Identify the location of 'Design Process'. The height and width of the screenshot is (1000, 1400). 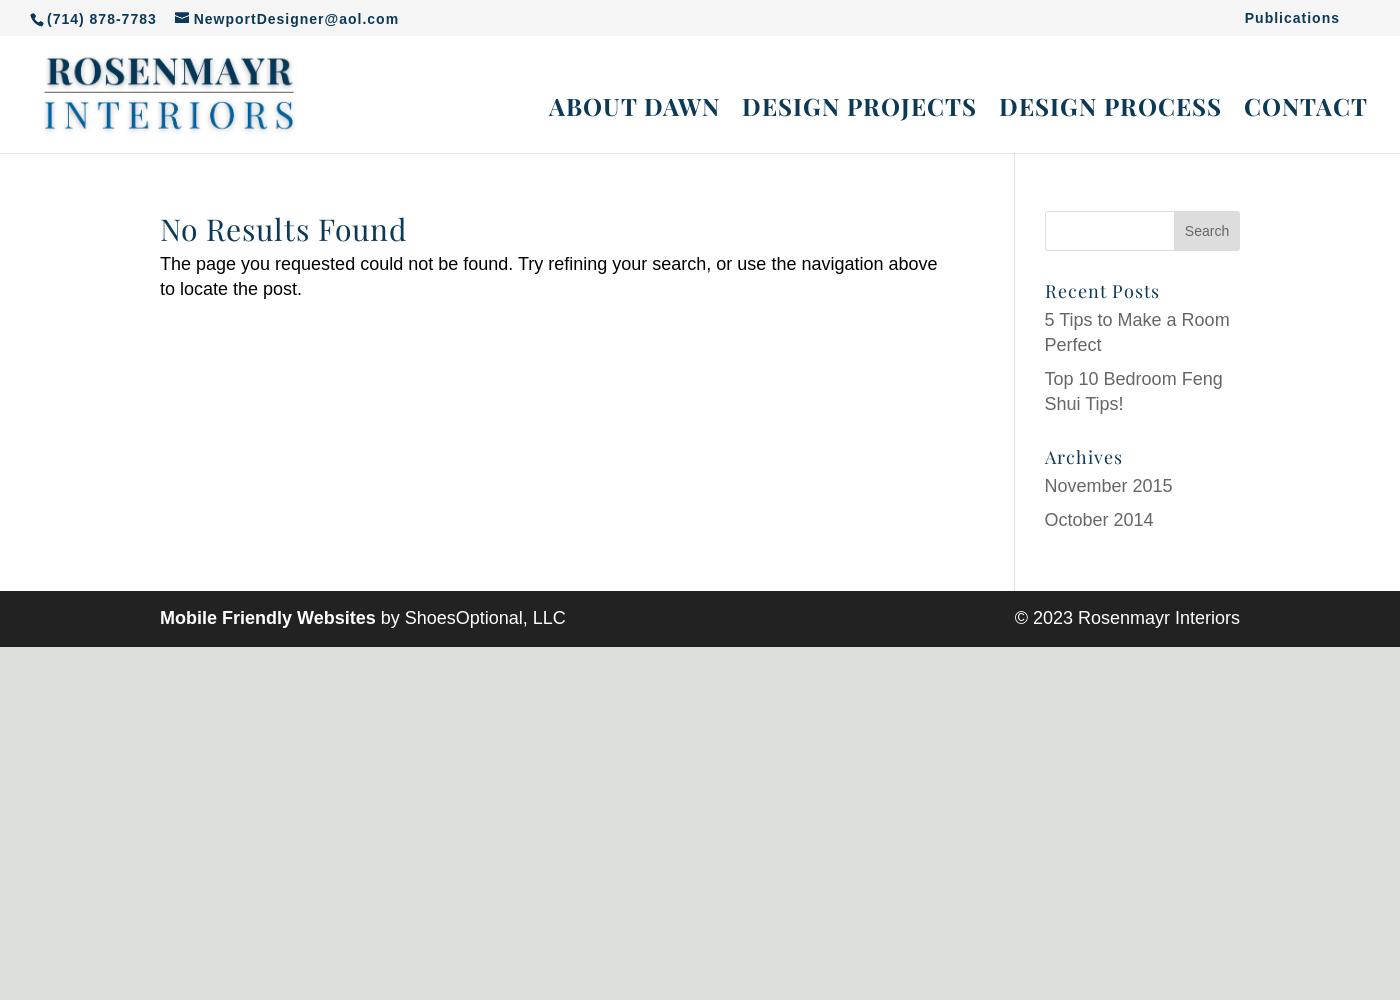
(1110, 105).